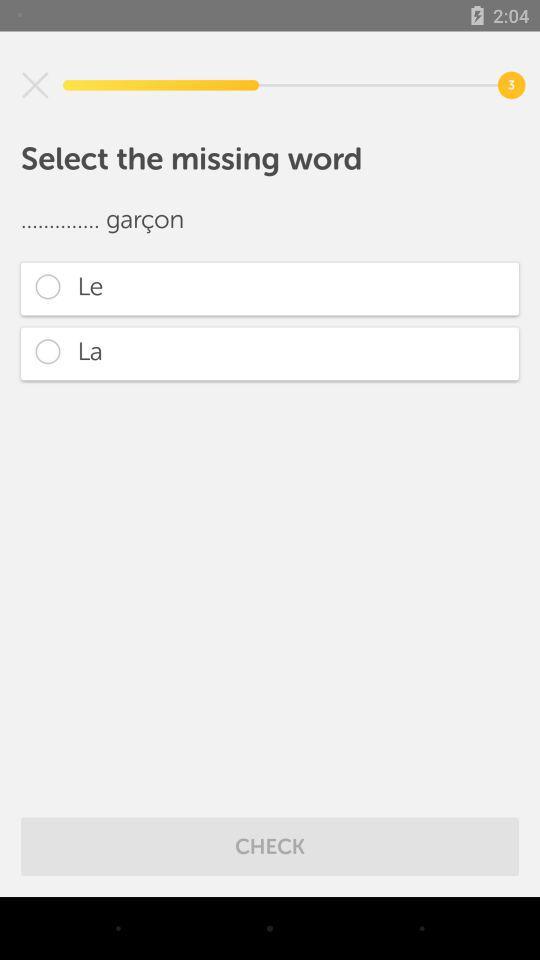  What do you see at coordinates (270, 353) in the screenshot?
I see `the la item` at bounding box center [270, 353].